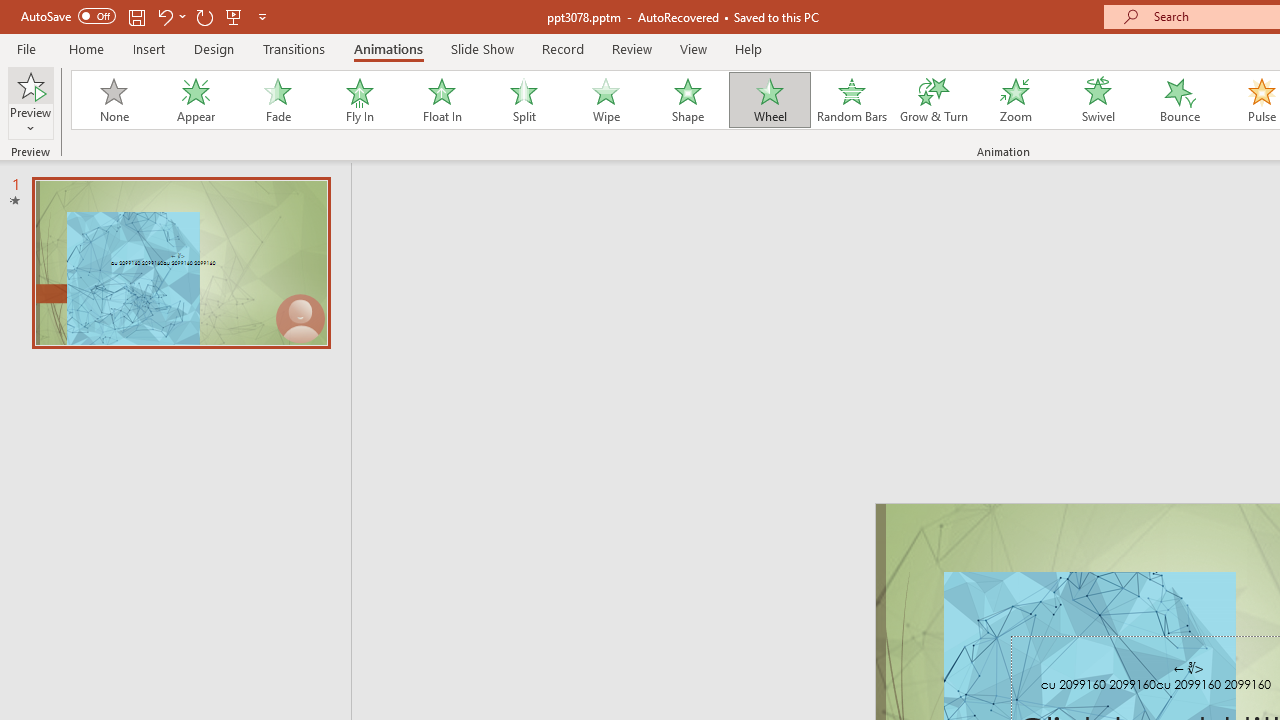  I want to click on 'Float In', so click(440, 100).